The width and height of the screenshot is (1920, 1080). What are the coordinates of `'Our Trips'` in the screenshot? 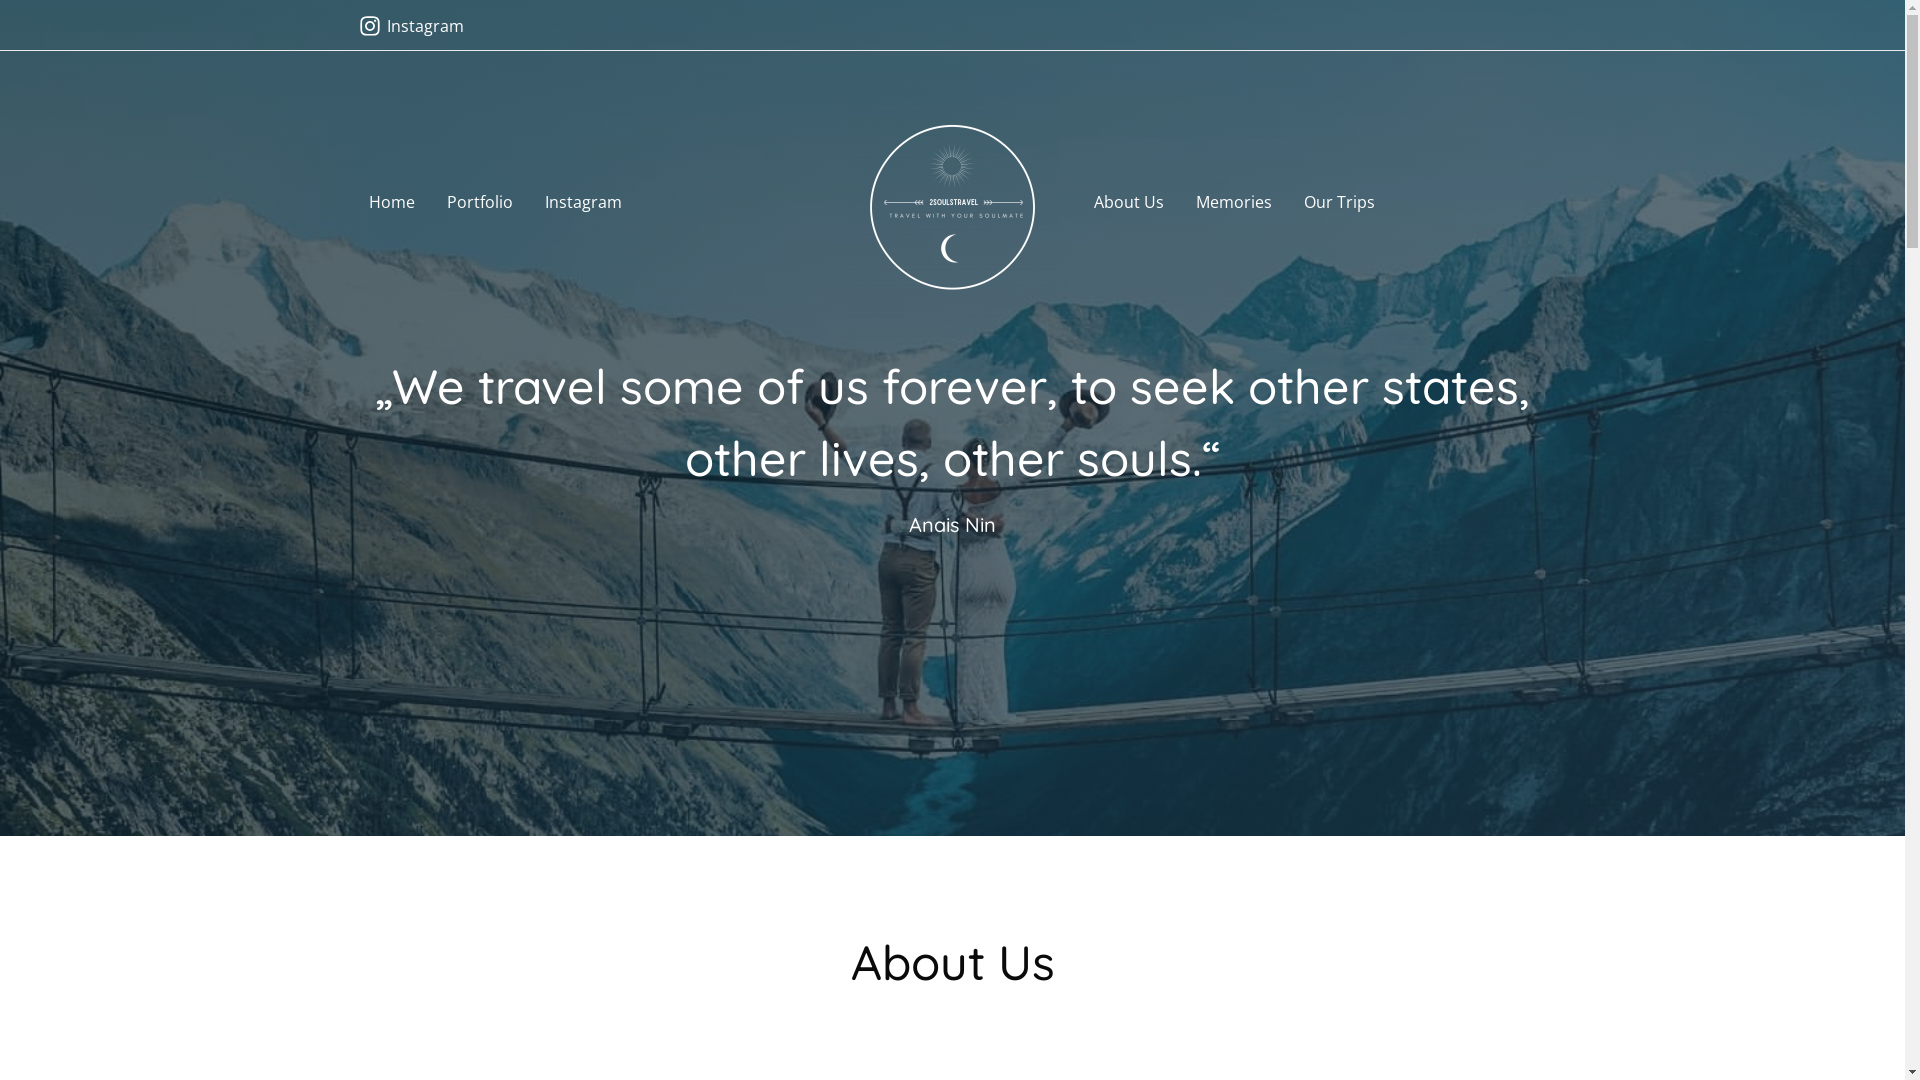 It's located at (1339, 203).